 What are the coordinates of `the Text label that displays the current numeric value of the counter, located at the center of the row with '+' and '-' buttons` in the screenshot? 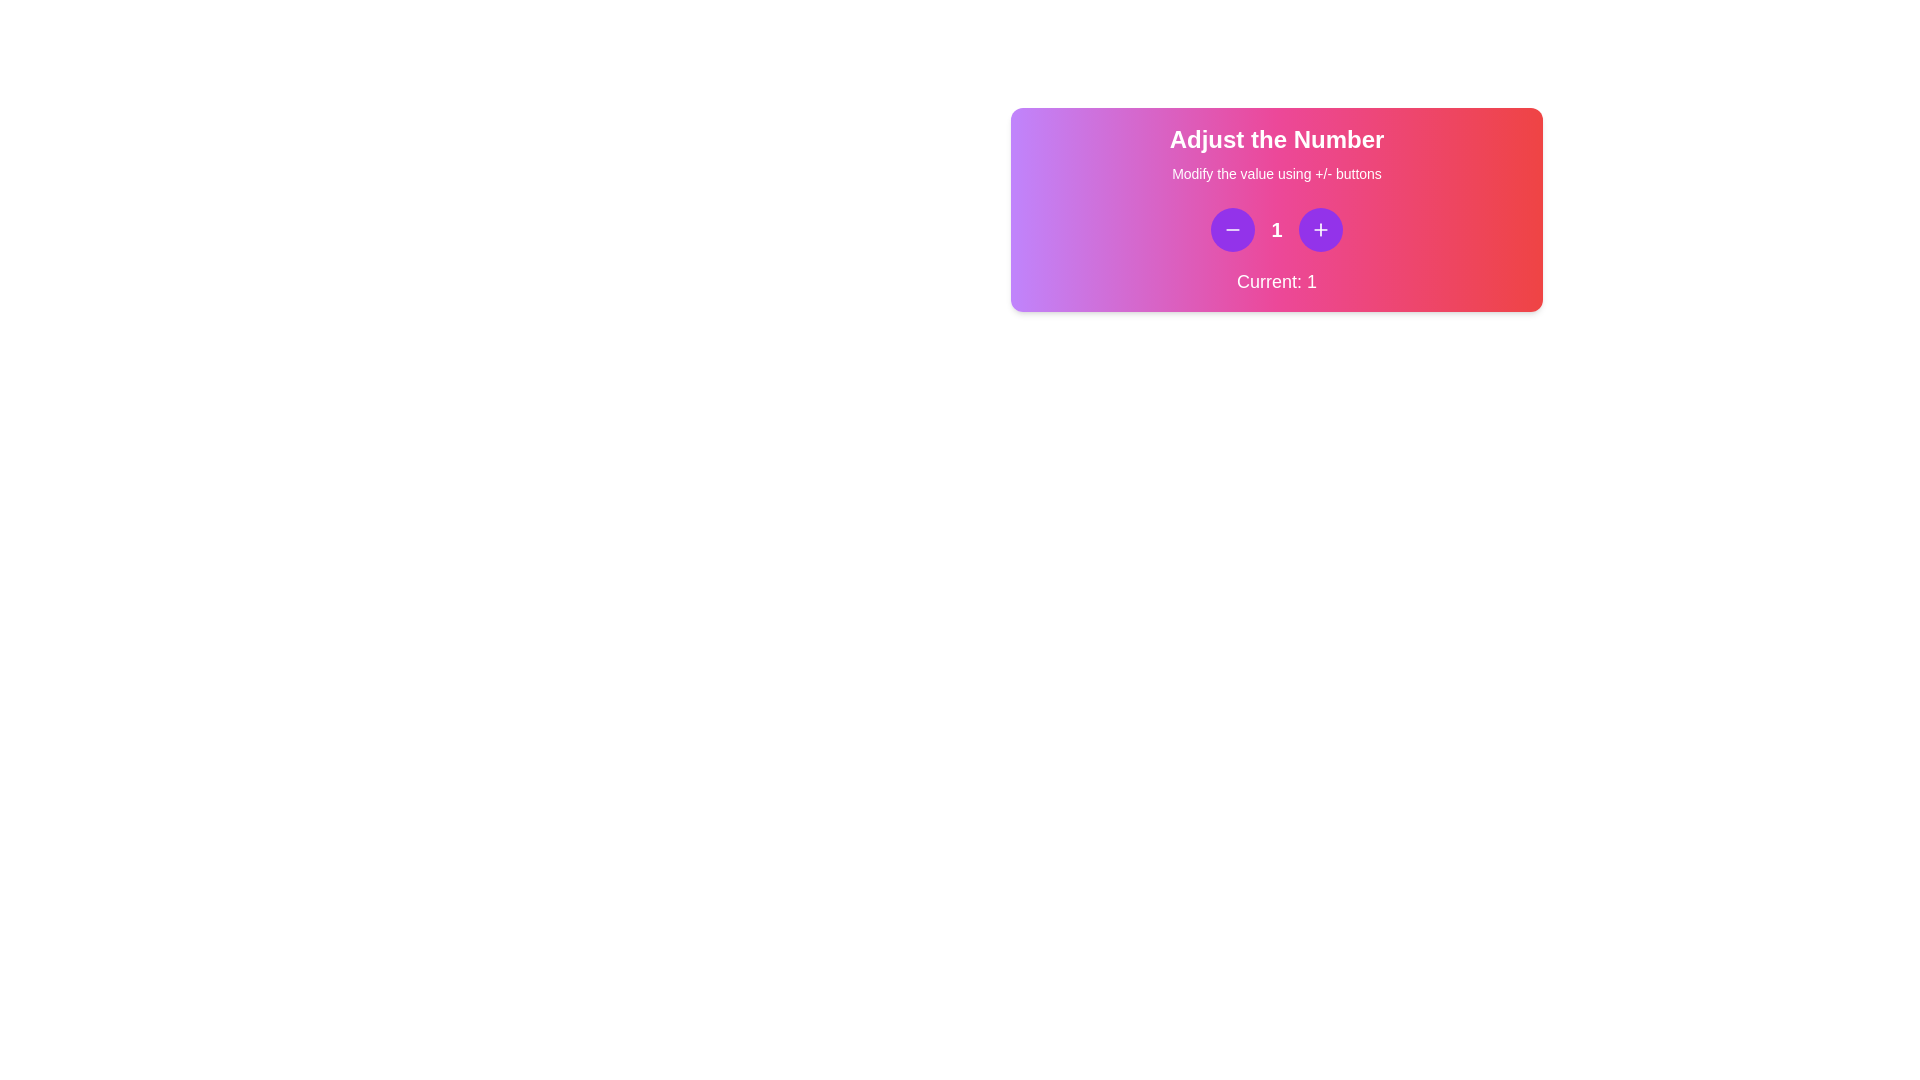 It's located at (1275, 229).